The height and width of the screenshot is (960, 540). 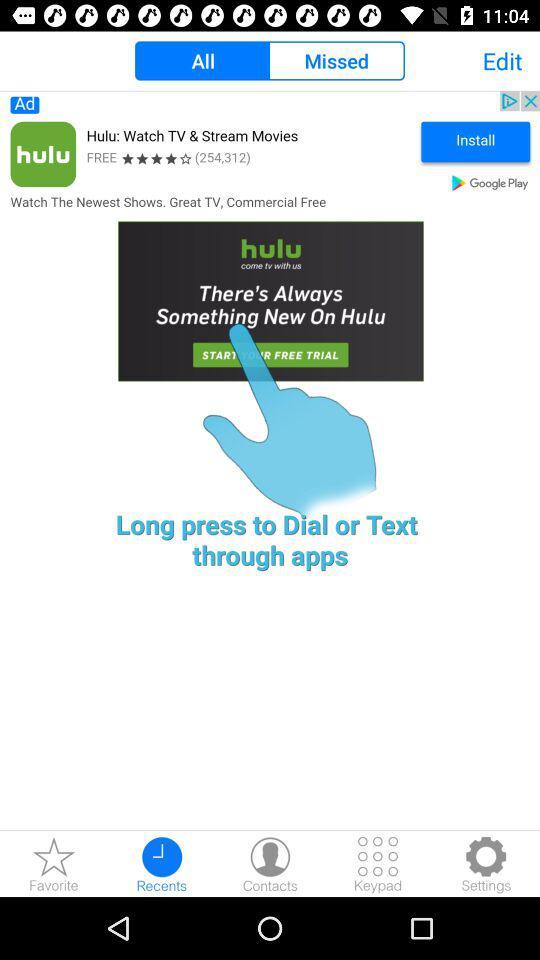 I want to click on choose this icon, so click(x=270, y=254).